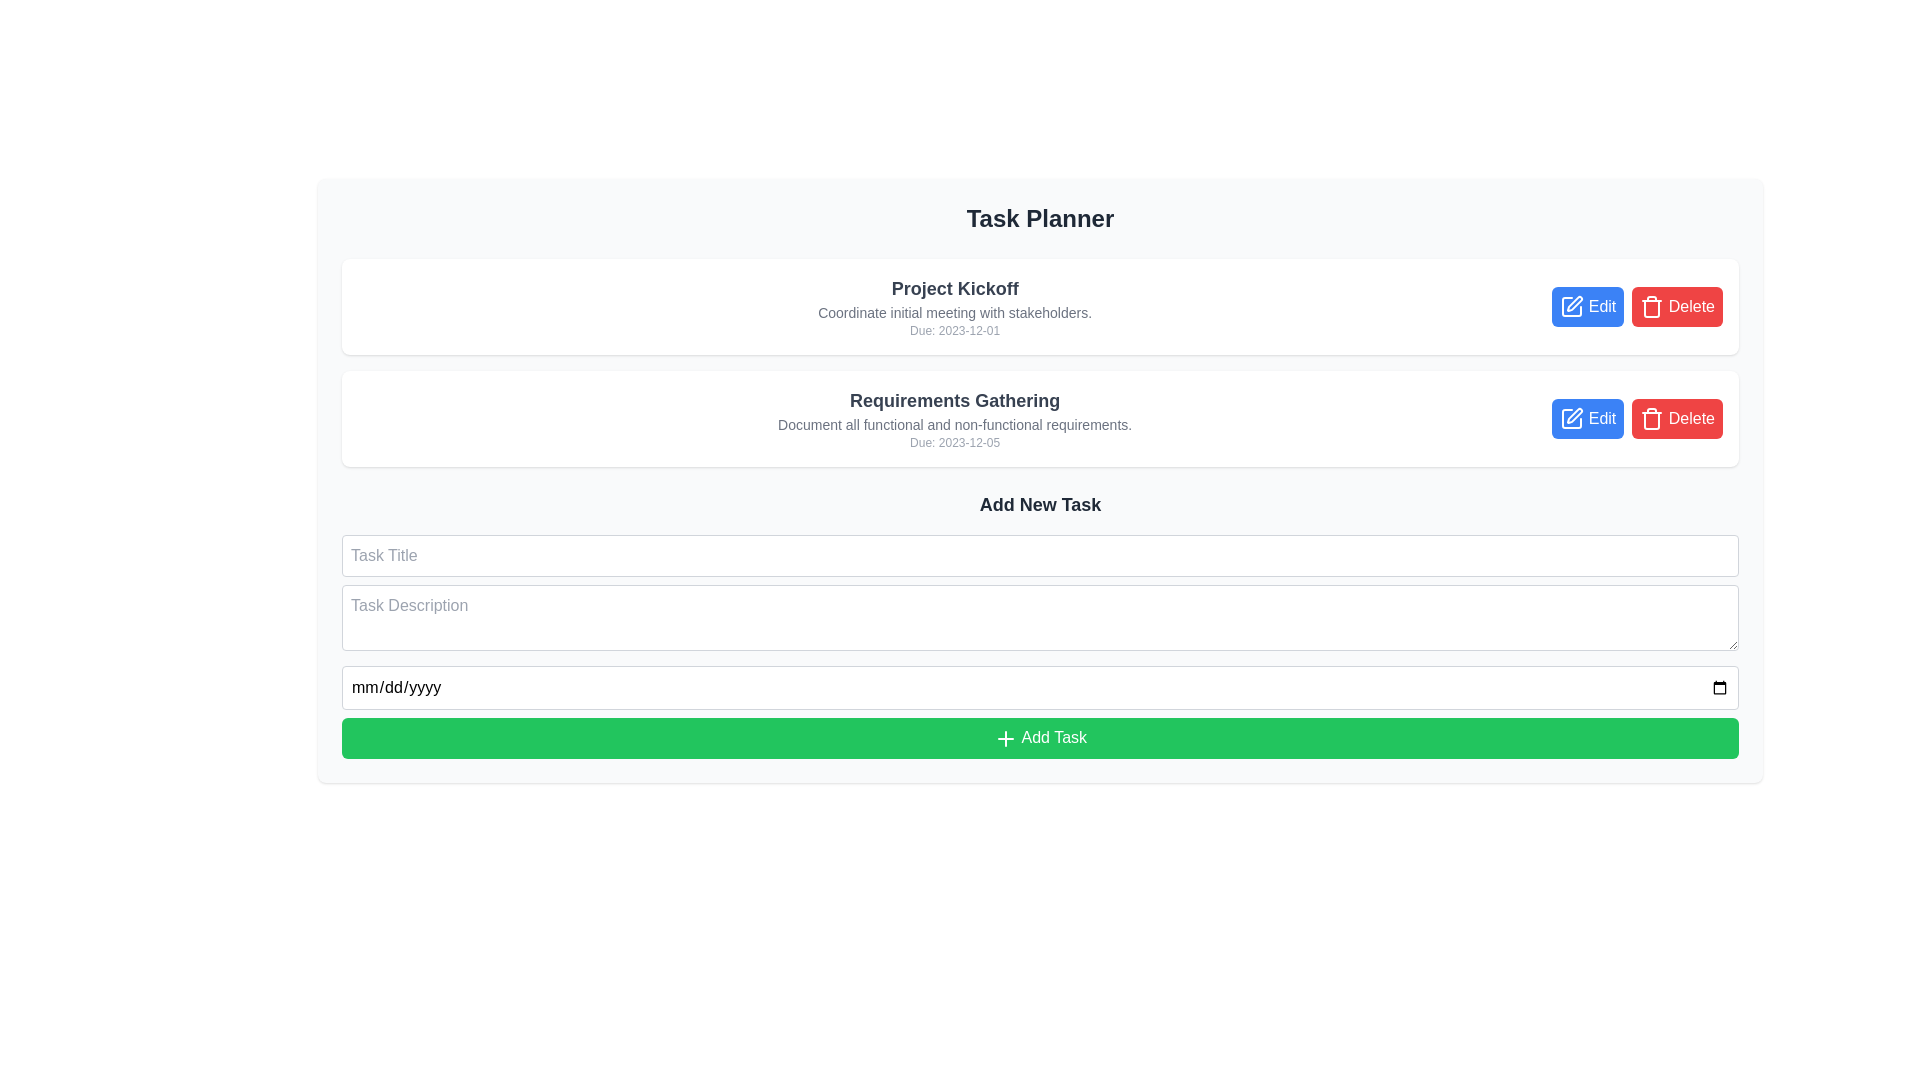 The width and height of the screenshot is (1920, 1080). I want to click on the read-only informational Text Label displaying the due date of the task, located at the bottom of the task card titled 'Requirements Gathering', so click(954, 442).